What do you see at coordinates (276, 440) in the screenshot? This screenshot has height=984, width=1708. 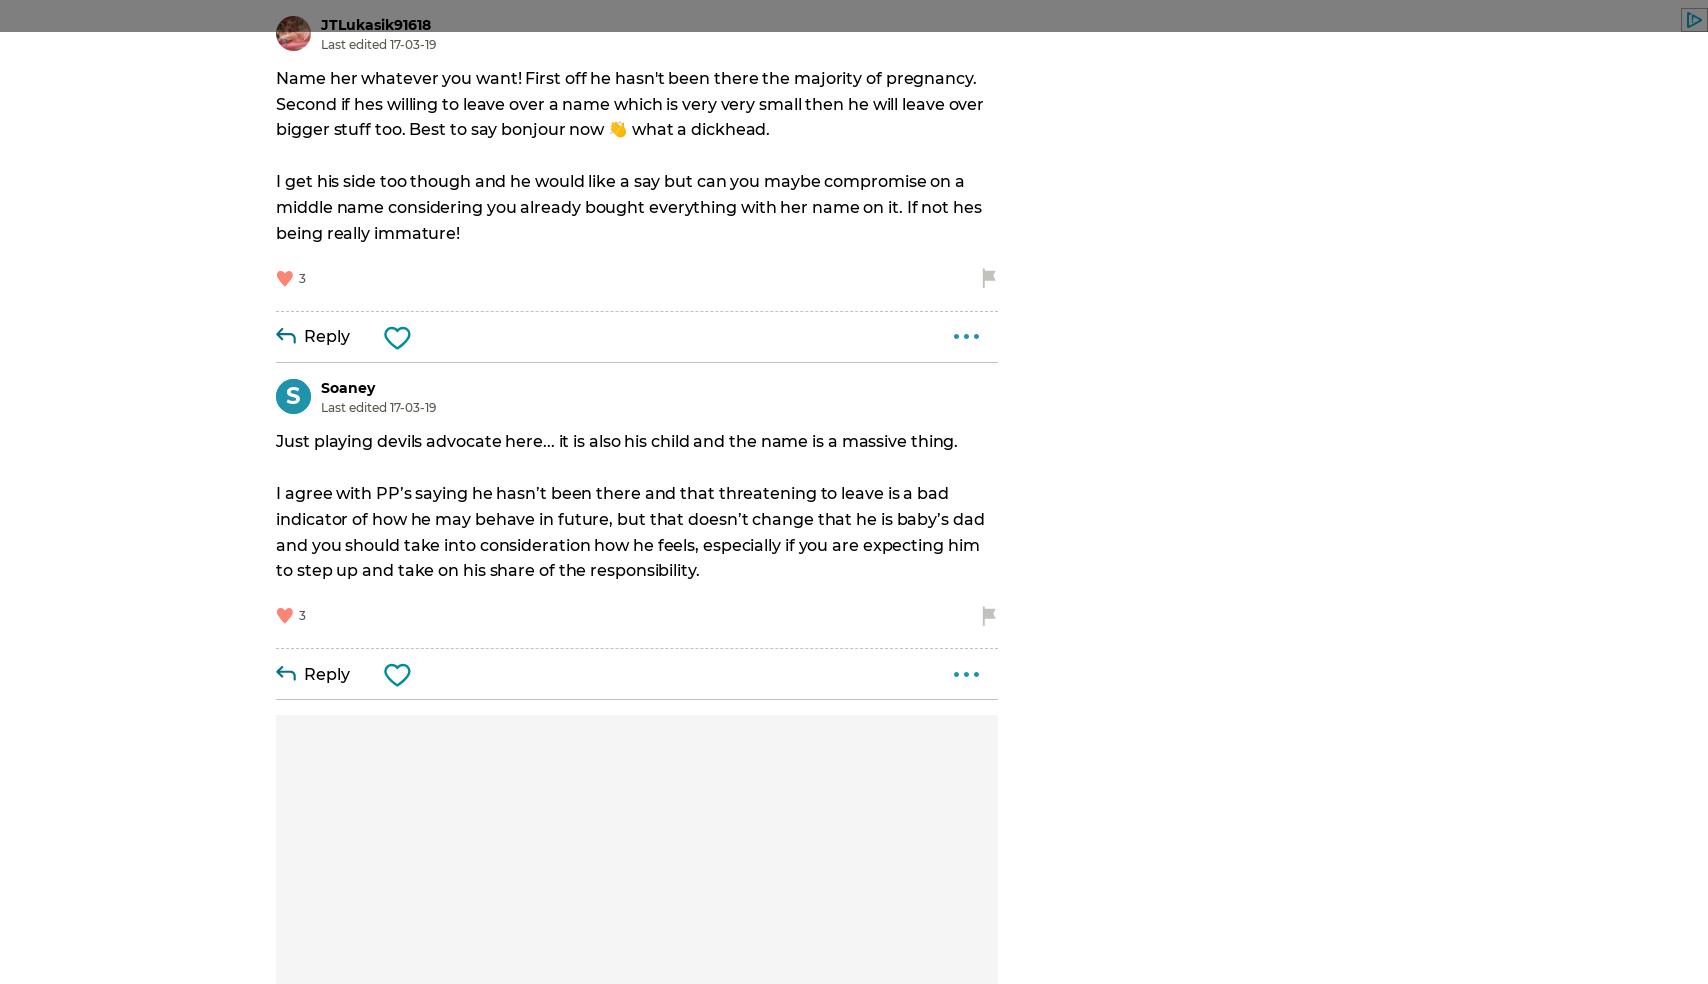 I see `'Just playing devils advocate here... it is also his child and the name is a massive thing.'` at bounding box center [276, 440].